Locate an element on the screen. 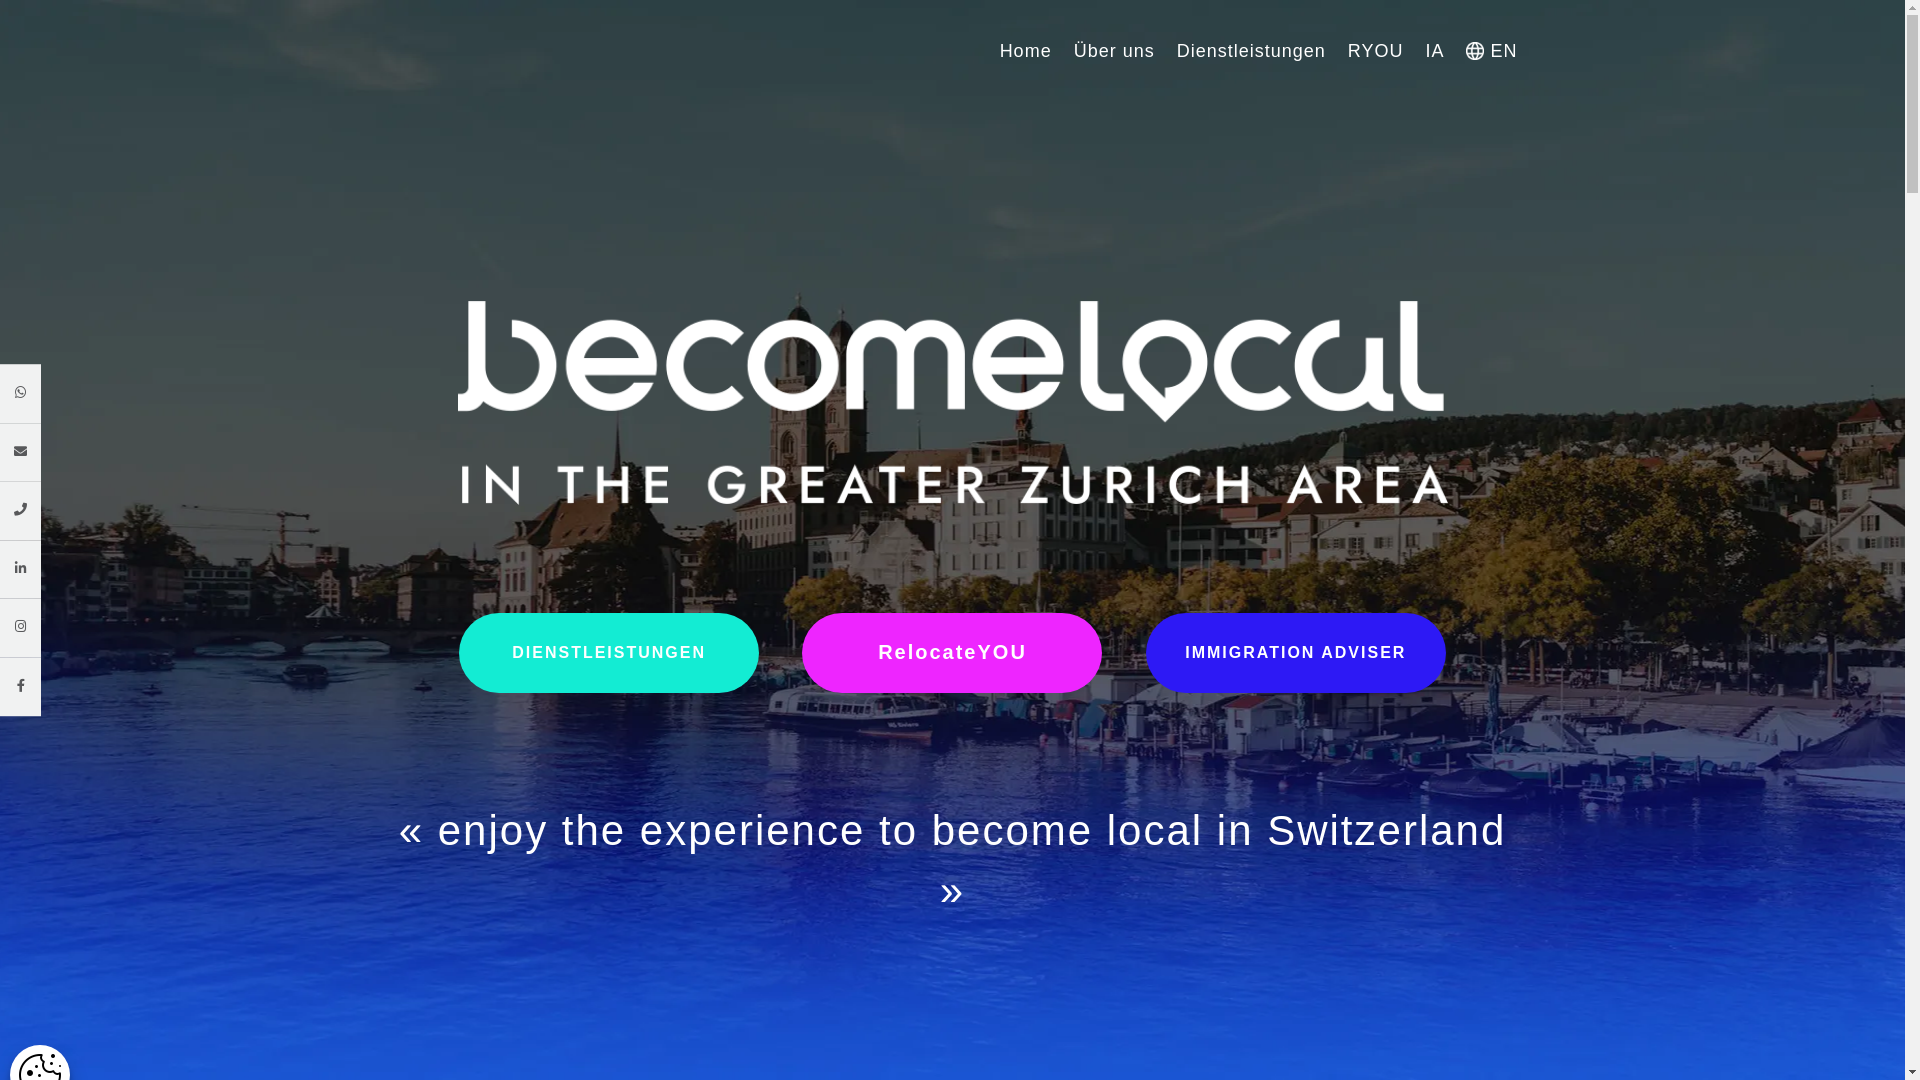 The image size is (1920, 1080). 'RelocateYOU' is located at coordinates (950, 652).